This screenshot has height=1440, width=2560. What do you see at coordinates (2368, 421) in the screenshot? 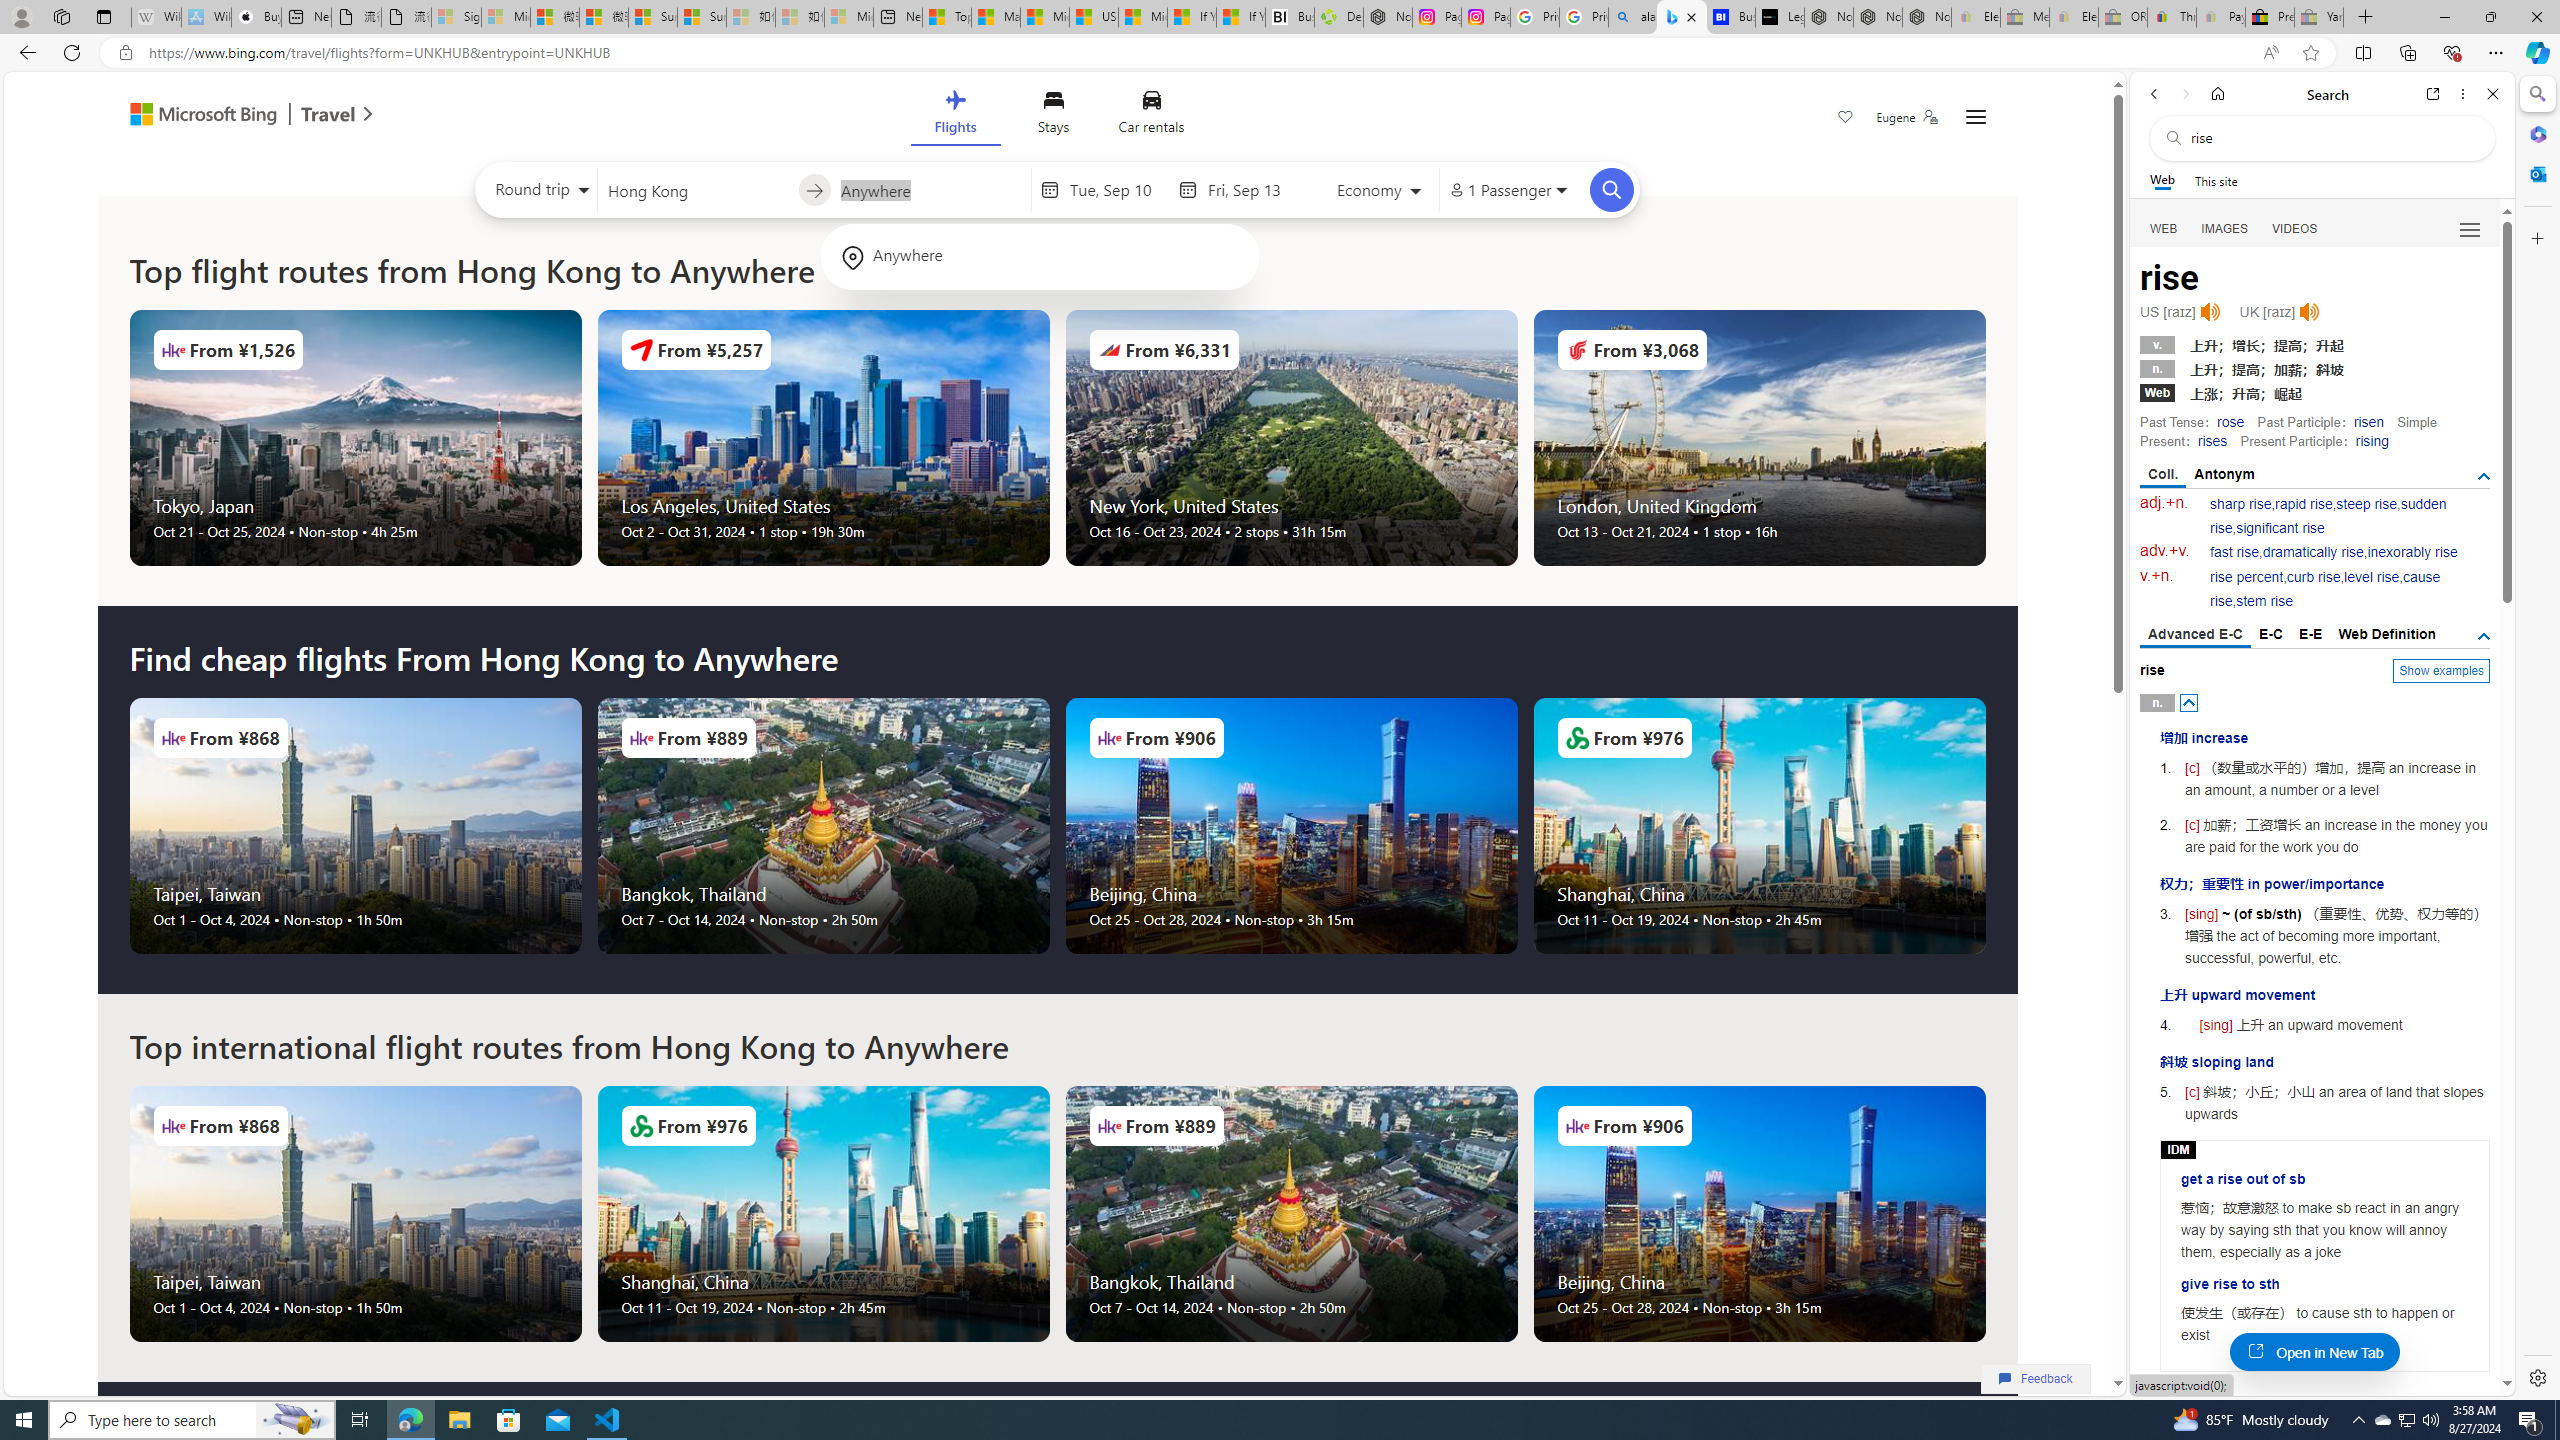
I see `'risen'` at bounding box center [2368, 421].